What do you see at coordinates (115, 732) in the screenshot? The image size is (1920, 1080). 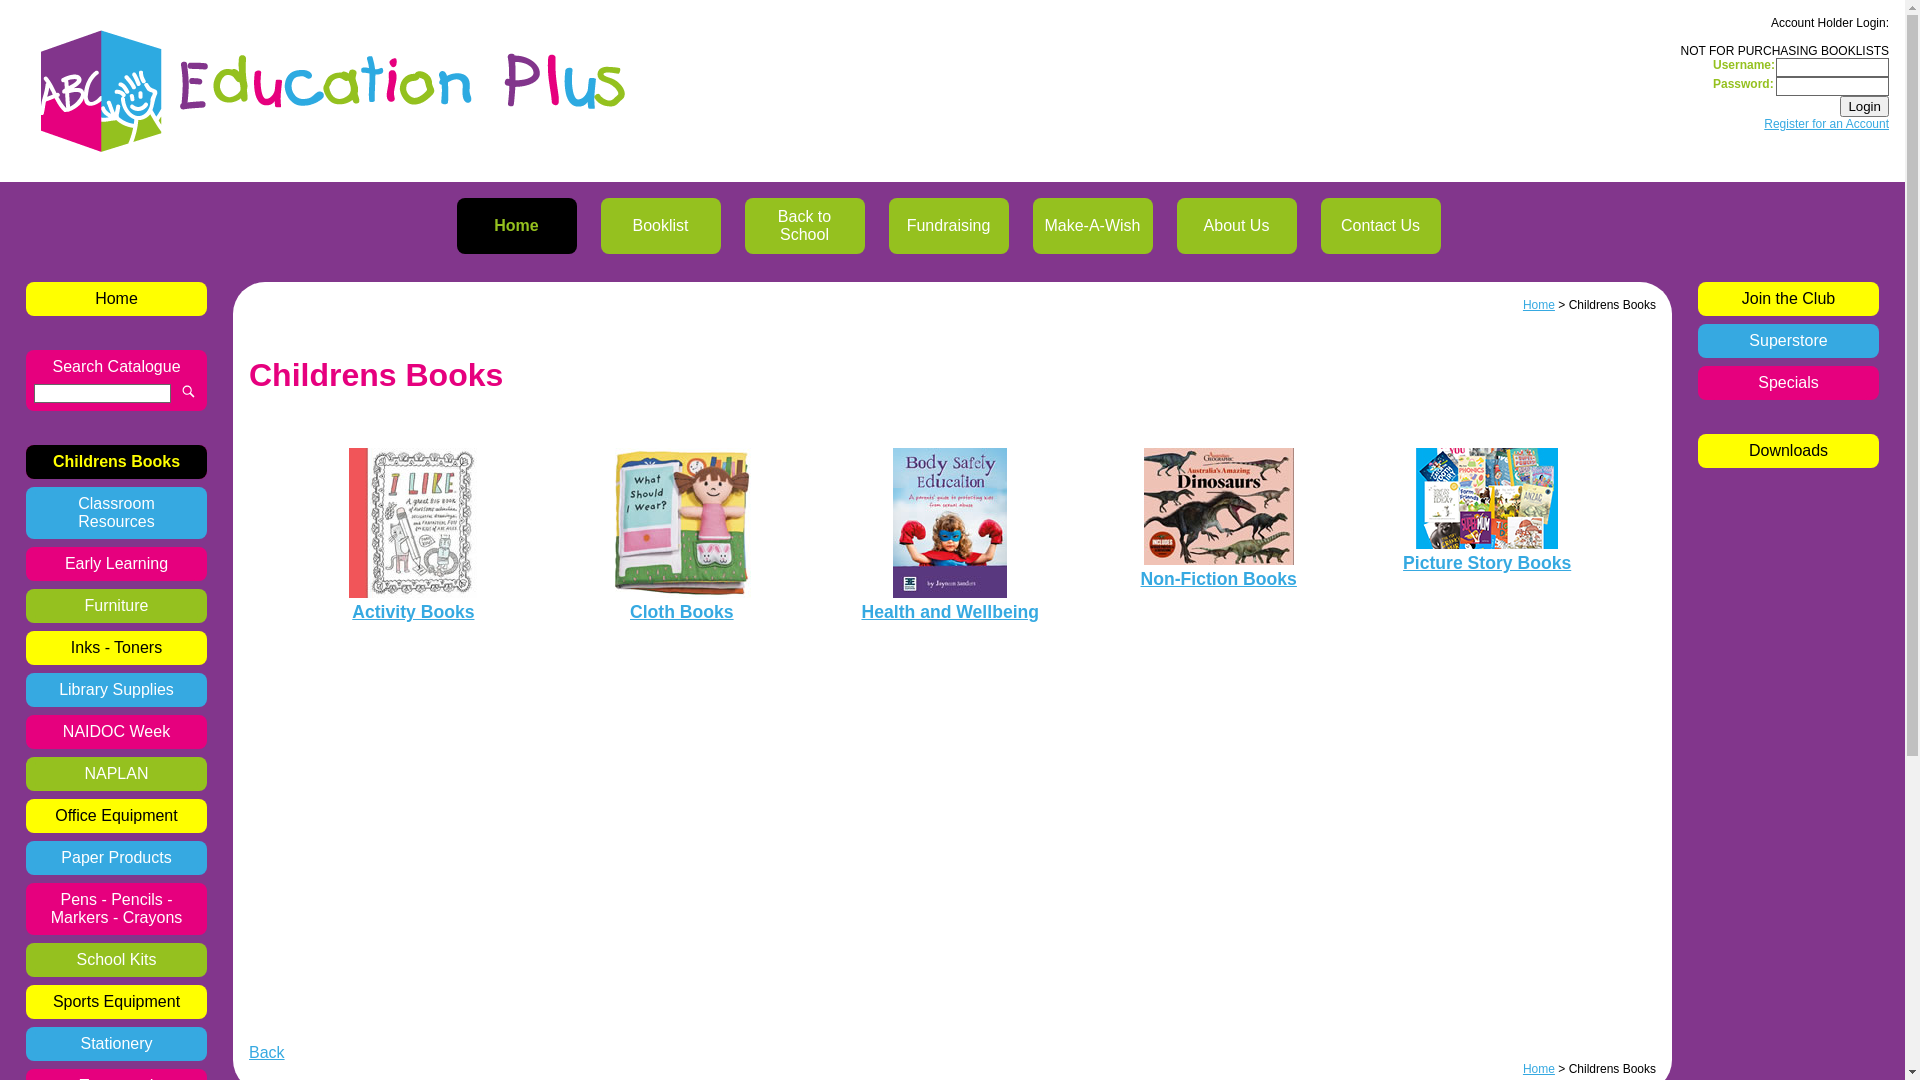 I see `'NAIDOC Week'` at bounding box center [115, 732].